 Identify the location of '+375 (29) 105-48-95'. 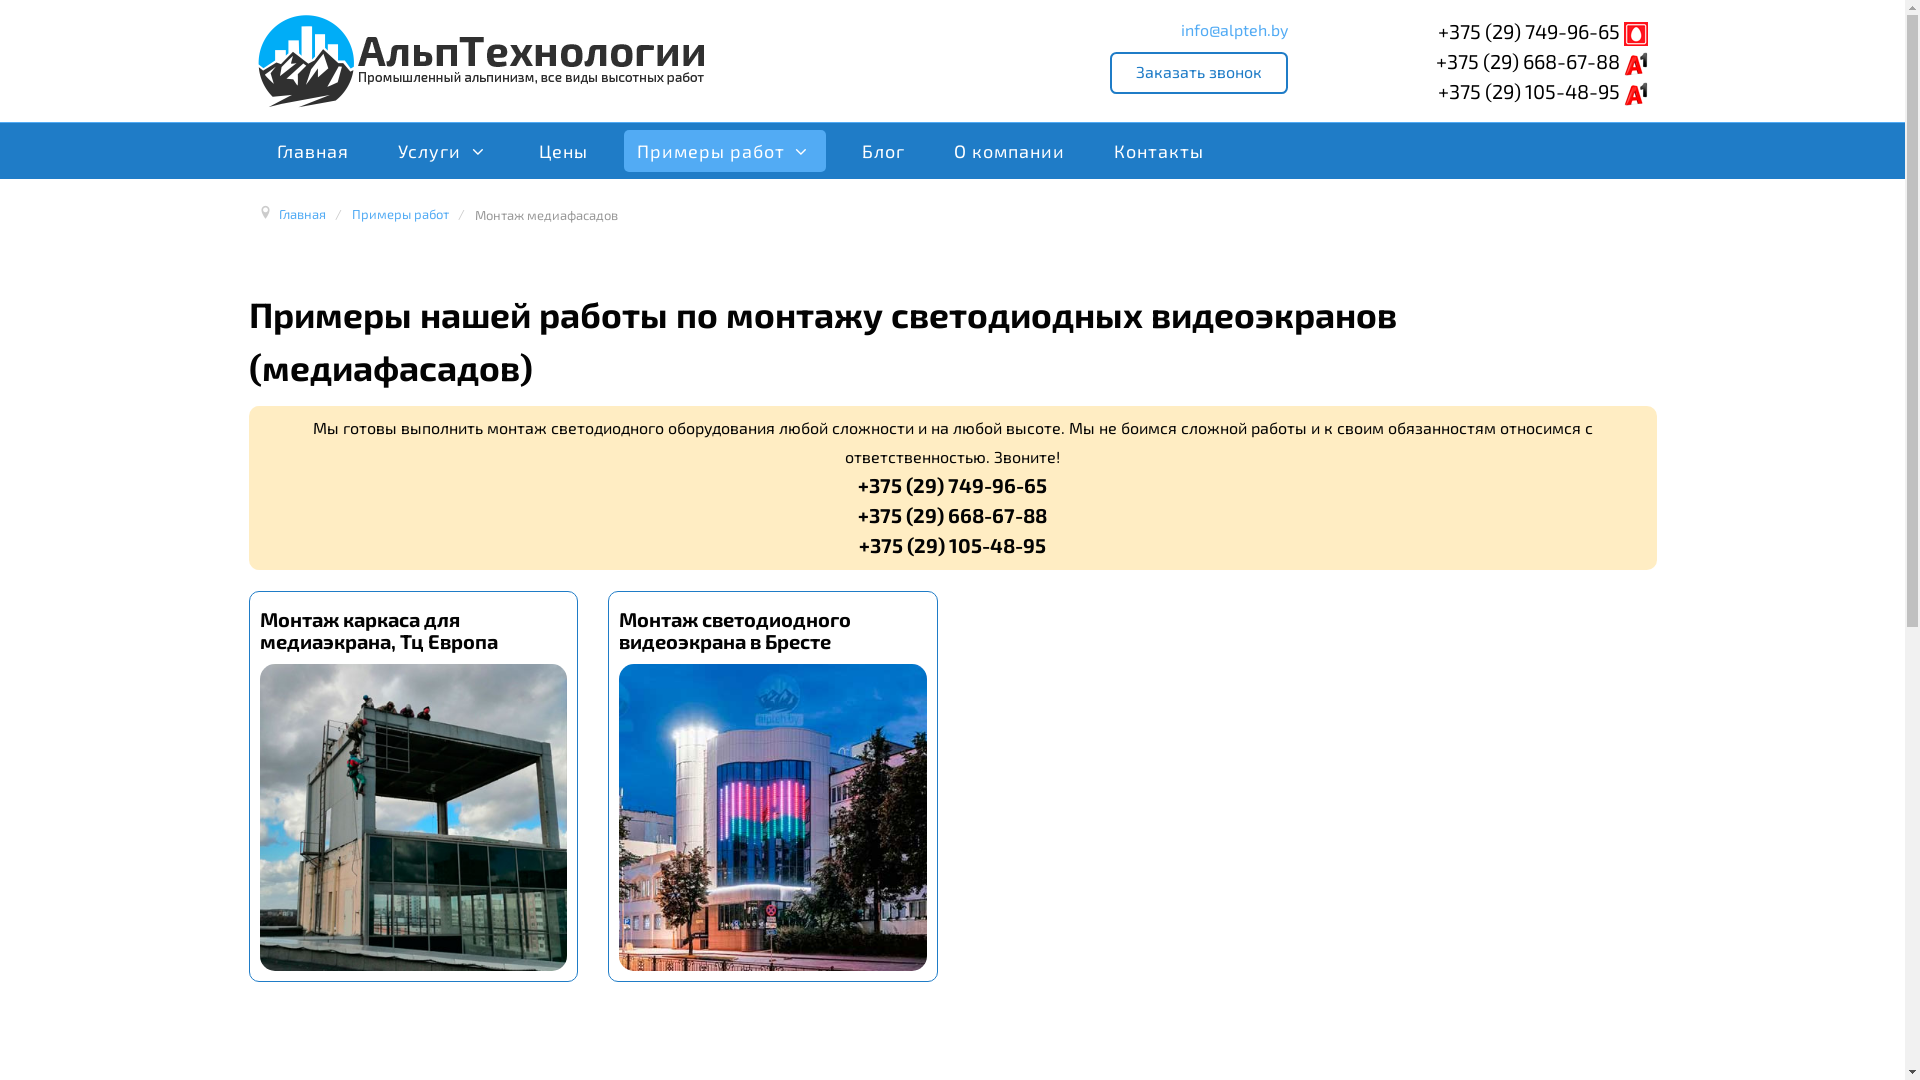
(1437, 91).